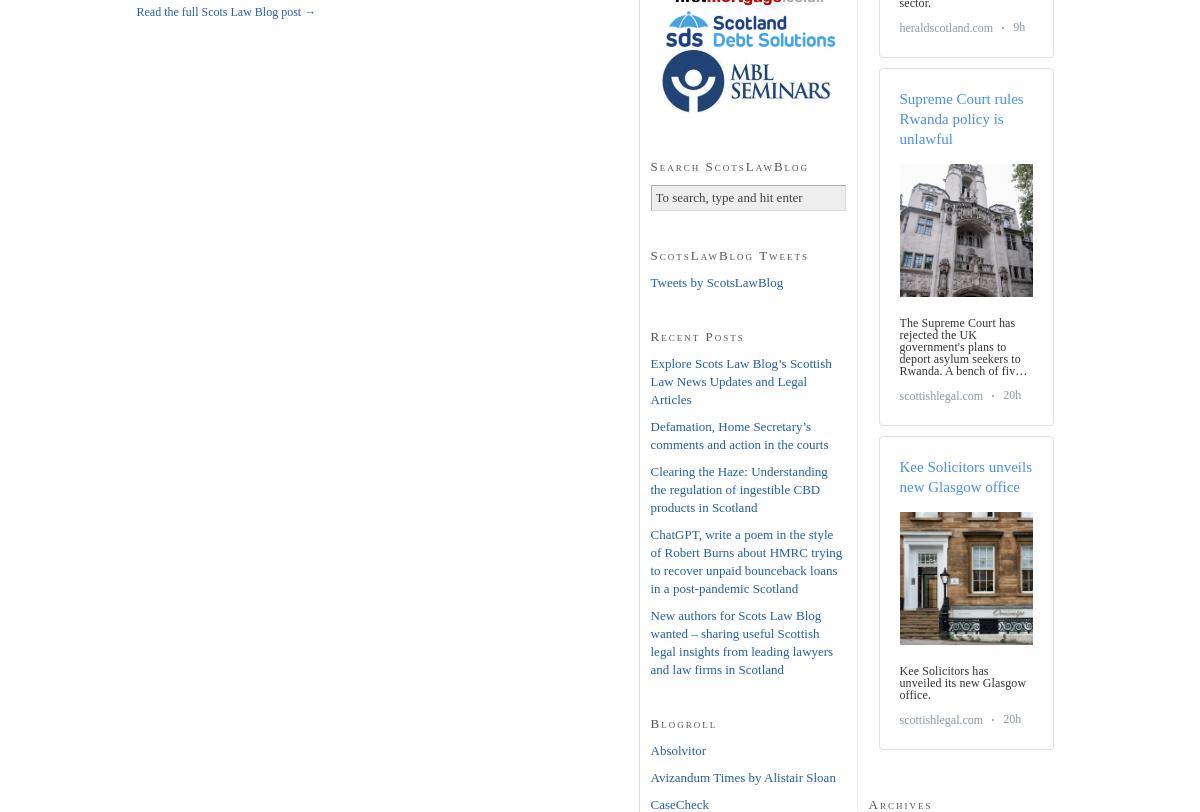 This screenshot has width=1200, height=812. I want to click on 'CaseCheck', so click(678, 803).